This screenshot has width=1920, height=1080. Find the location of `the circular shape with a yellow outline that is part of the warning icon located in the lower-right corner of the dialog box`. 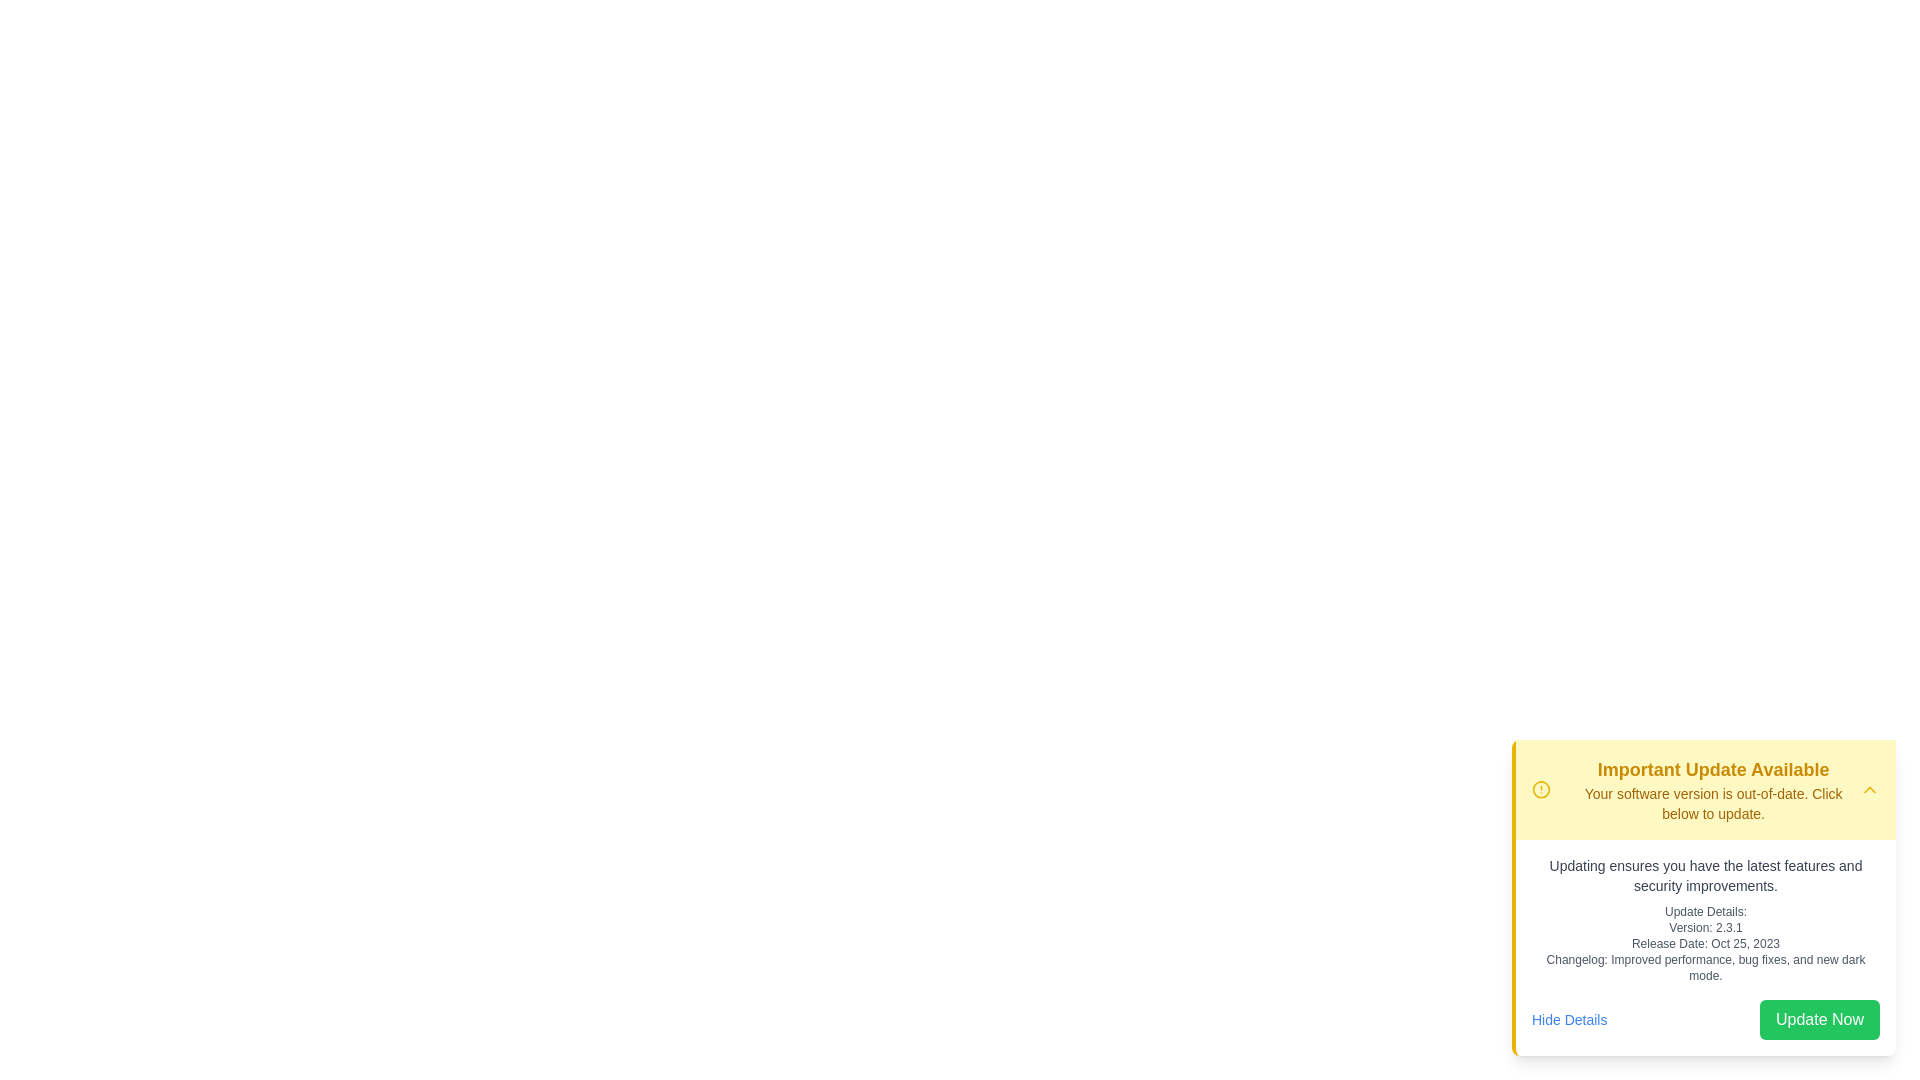

the circular shape with a yellow outline that is part of the warning icon located in the lower-right corner of the dialog box is located at coordinates (1540, 789).